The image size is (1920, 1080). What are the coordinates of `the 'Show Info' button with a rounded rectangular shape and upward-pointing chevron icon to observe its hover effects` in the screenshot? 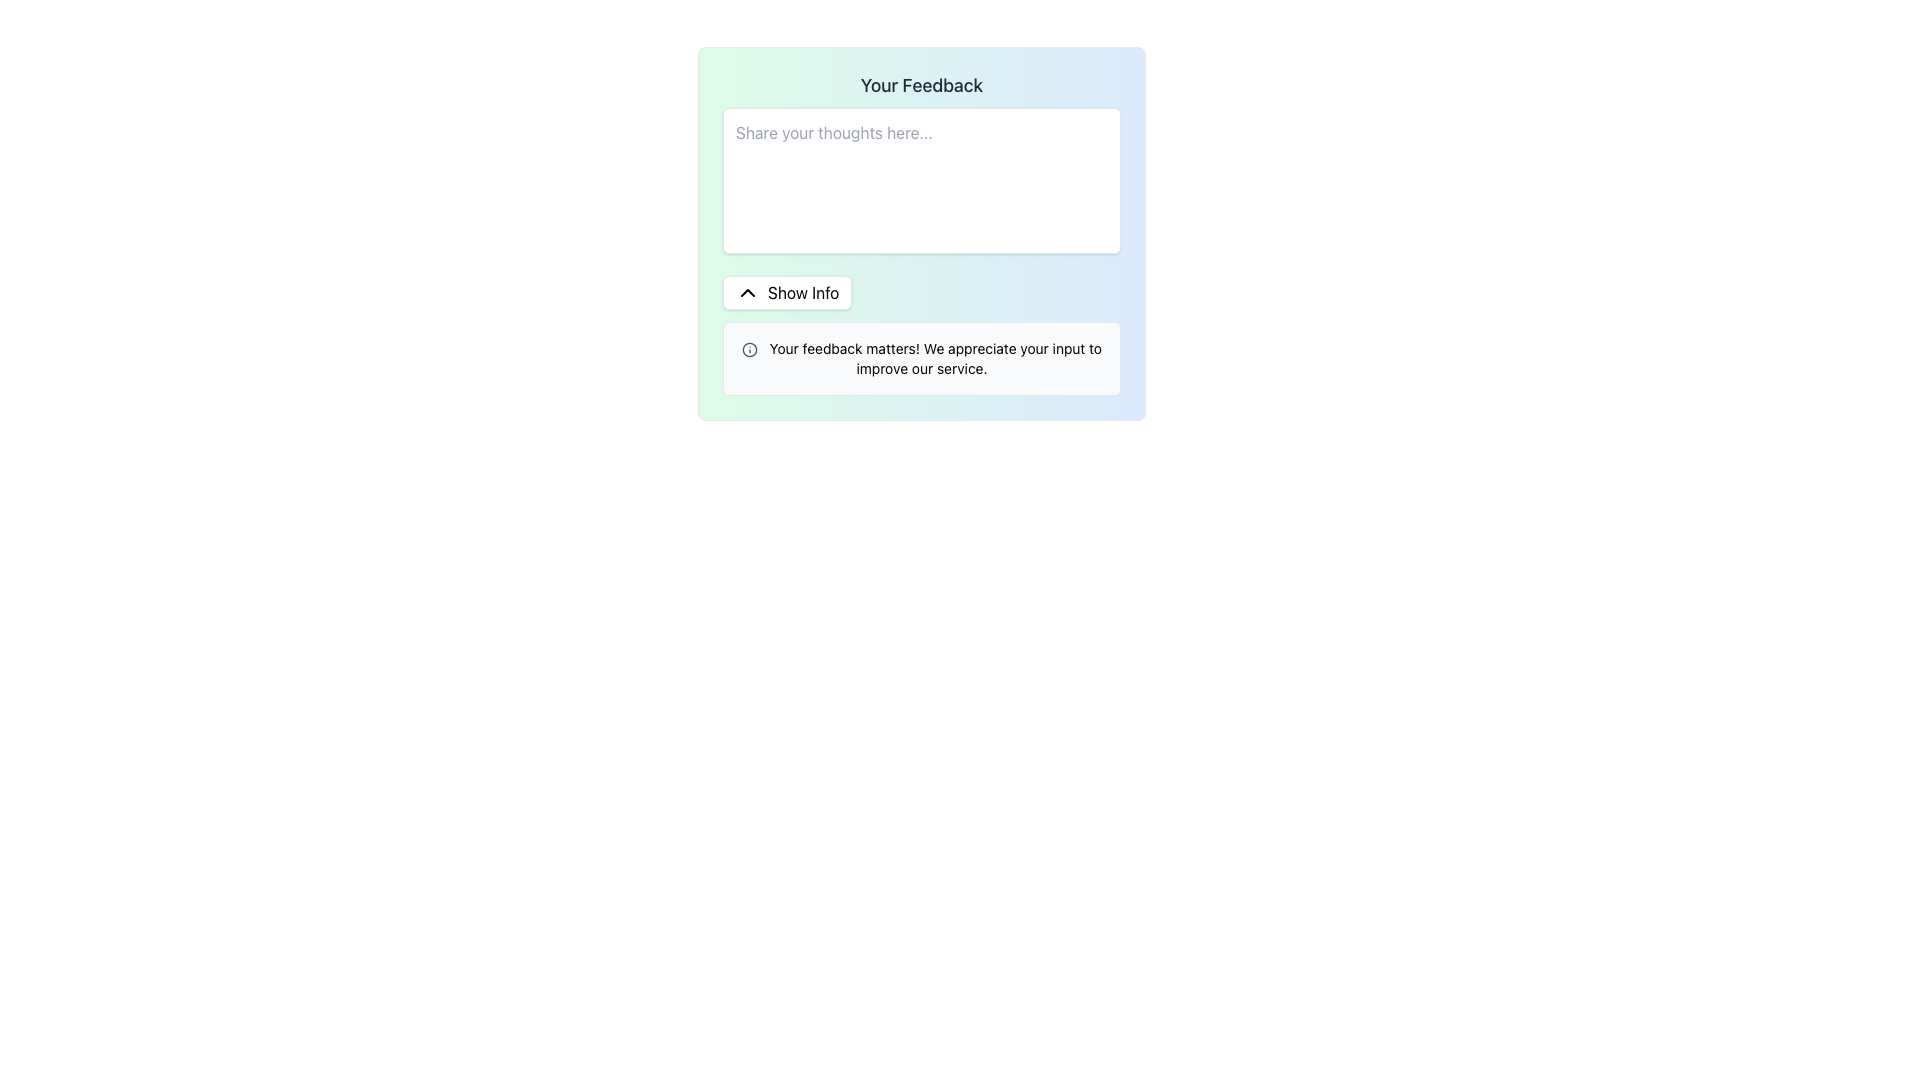 It's located at (786, 293).